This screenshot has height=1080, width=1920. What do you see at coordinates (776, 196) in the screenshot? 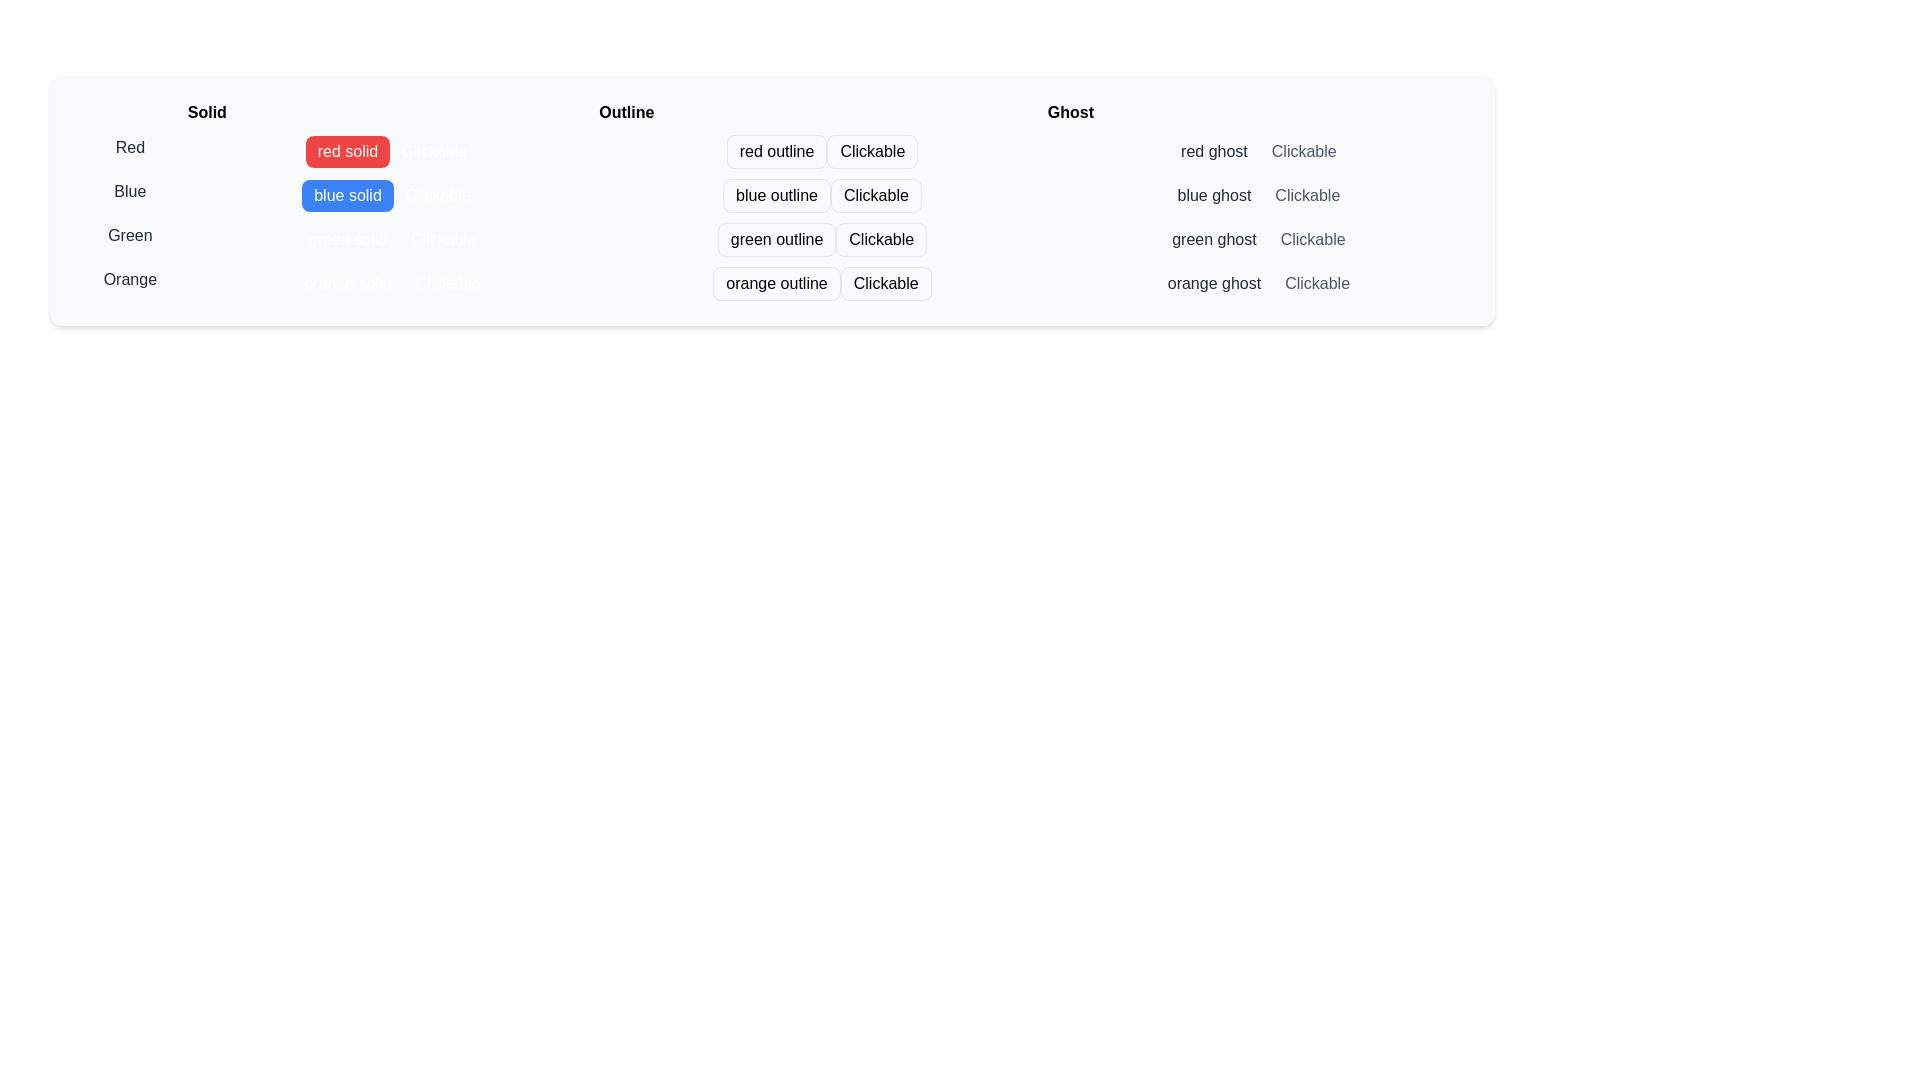
I see `the button labeled 'blue outline' which is located in the 'Outline' section of the layout table, specifically in the second row under the 'Outline' column` at bounding box center [776, 196].